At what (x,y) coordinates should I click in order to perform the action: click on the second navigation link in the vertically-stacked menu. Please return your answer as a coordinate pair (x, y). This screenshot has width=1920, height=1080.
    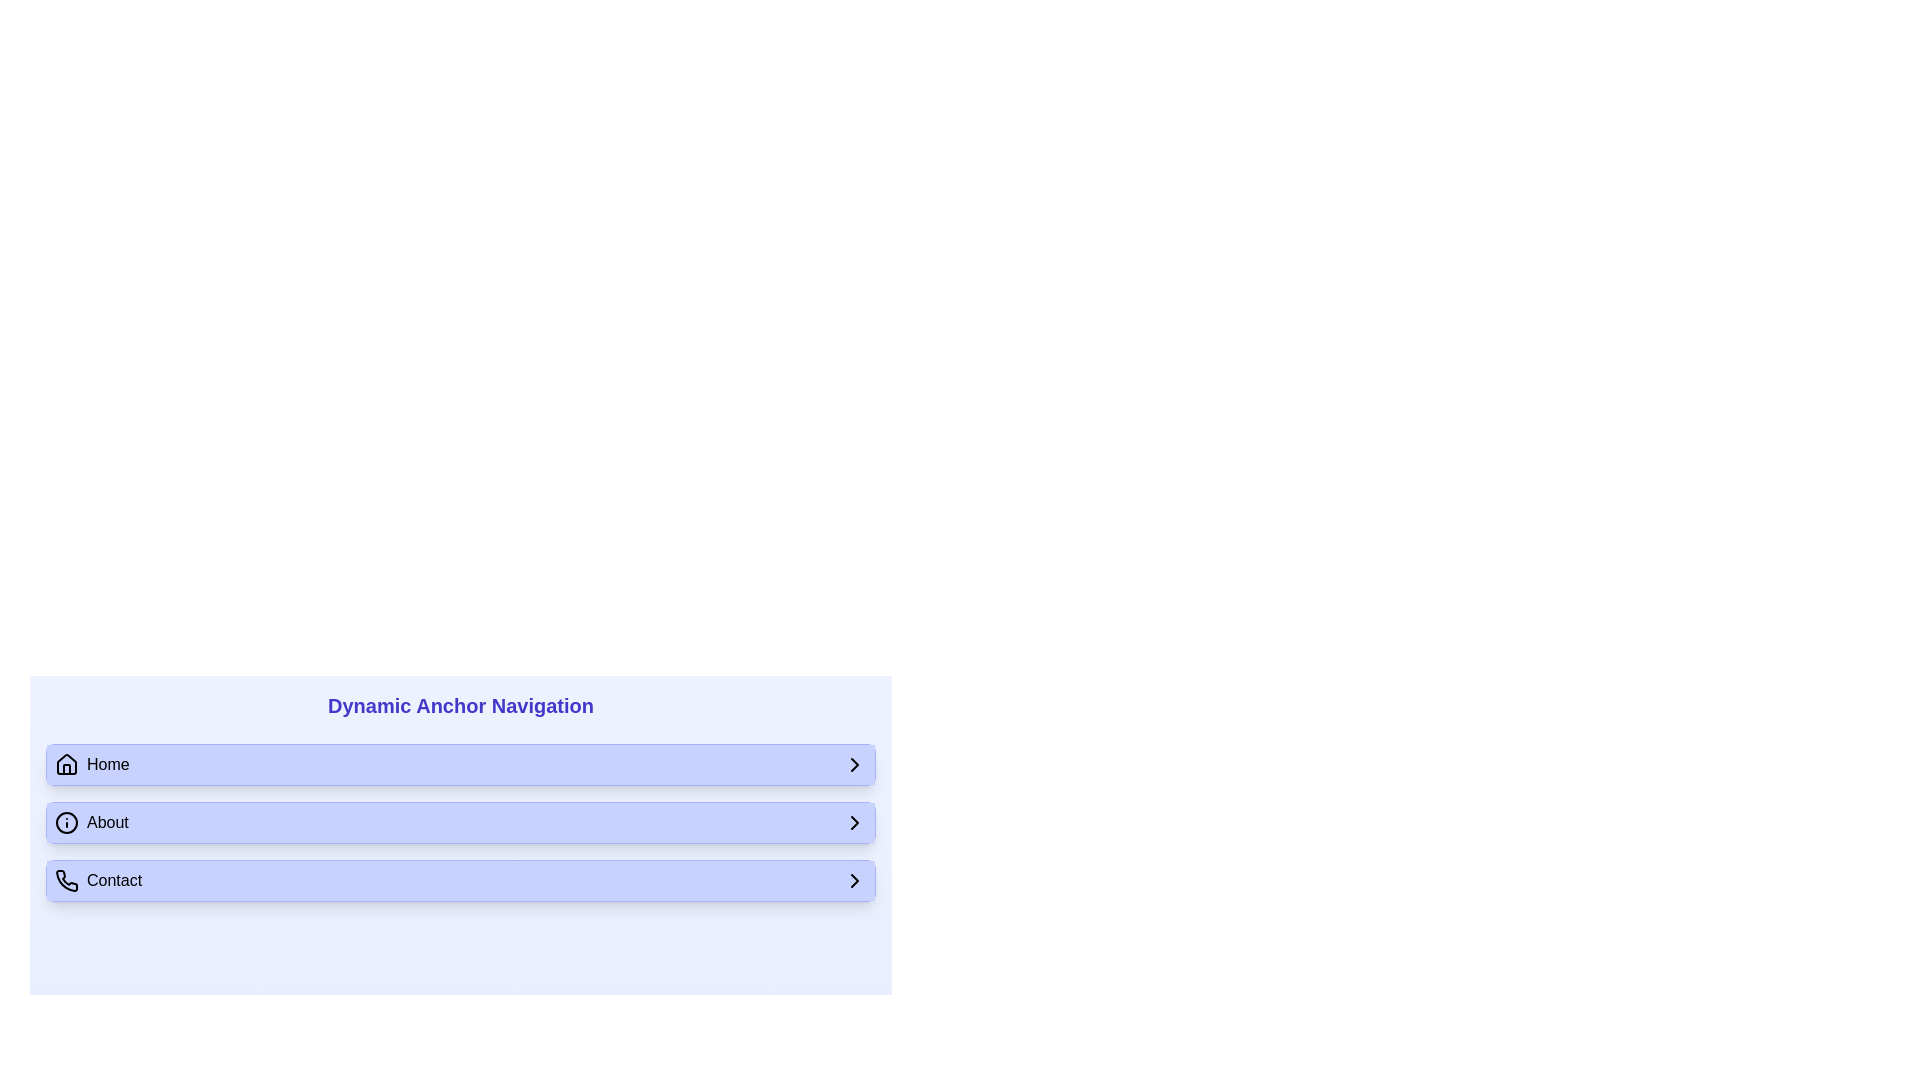
    Looking at the image, I should click on (90, 822).